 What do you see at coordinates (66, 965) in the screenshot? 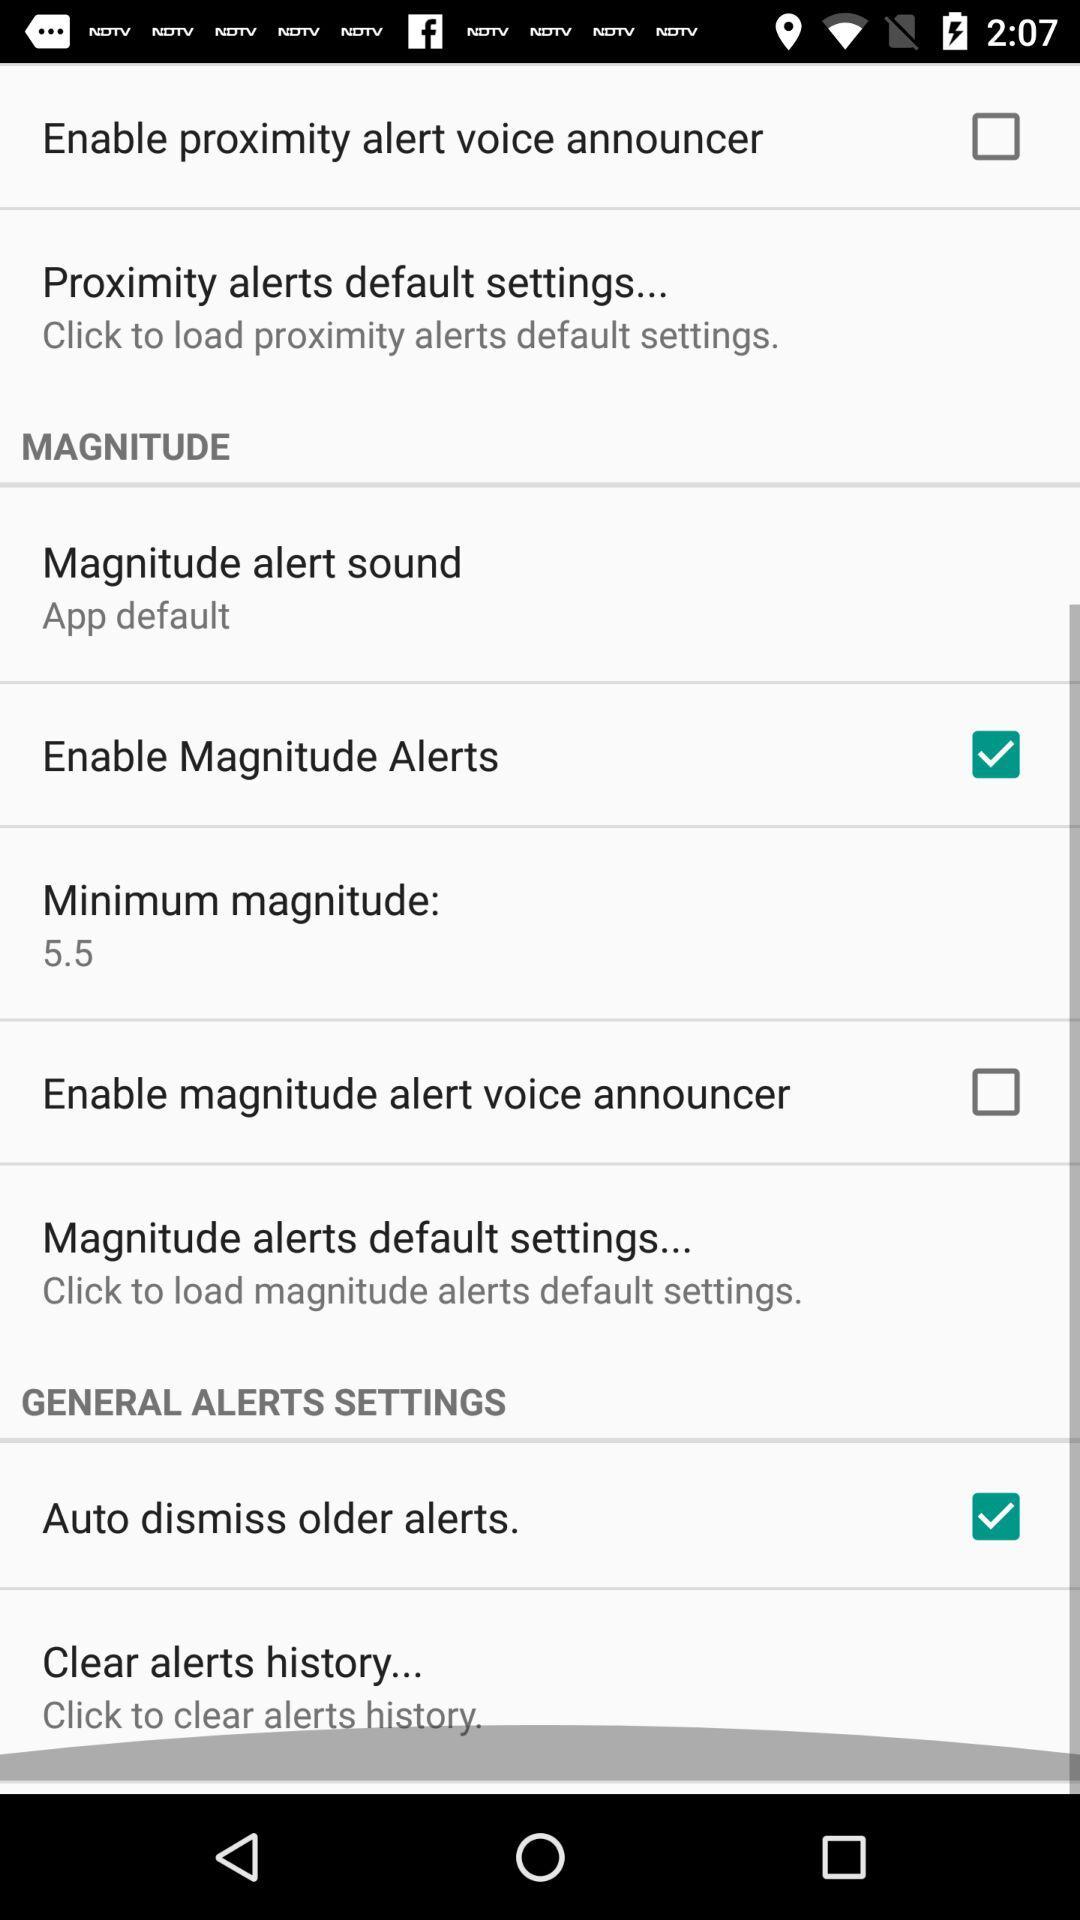
I see `the 5.5 icon` at bounding box center [66, 965].